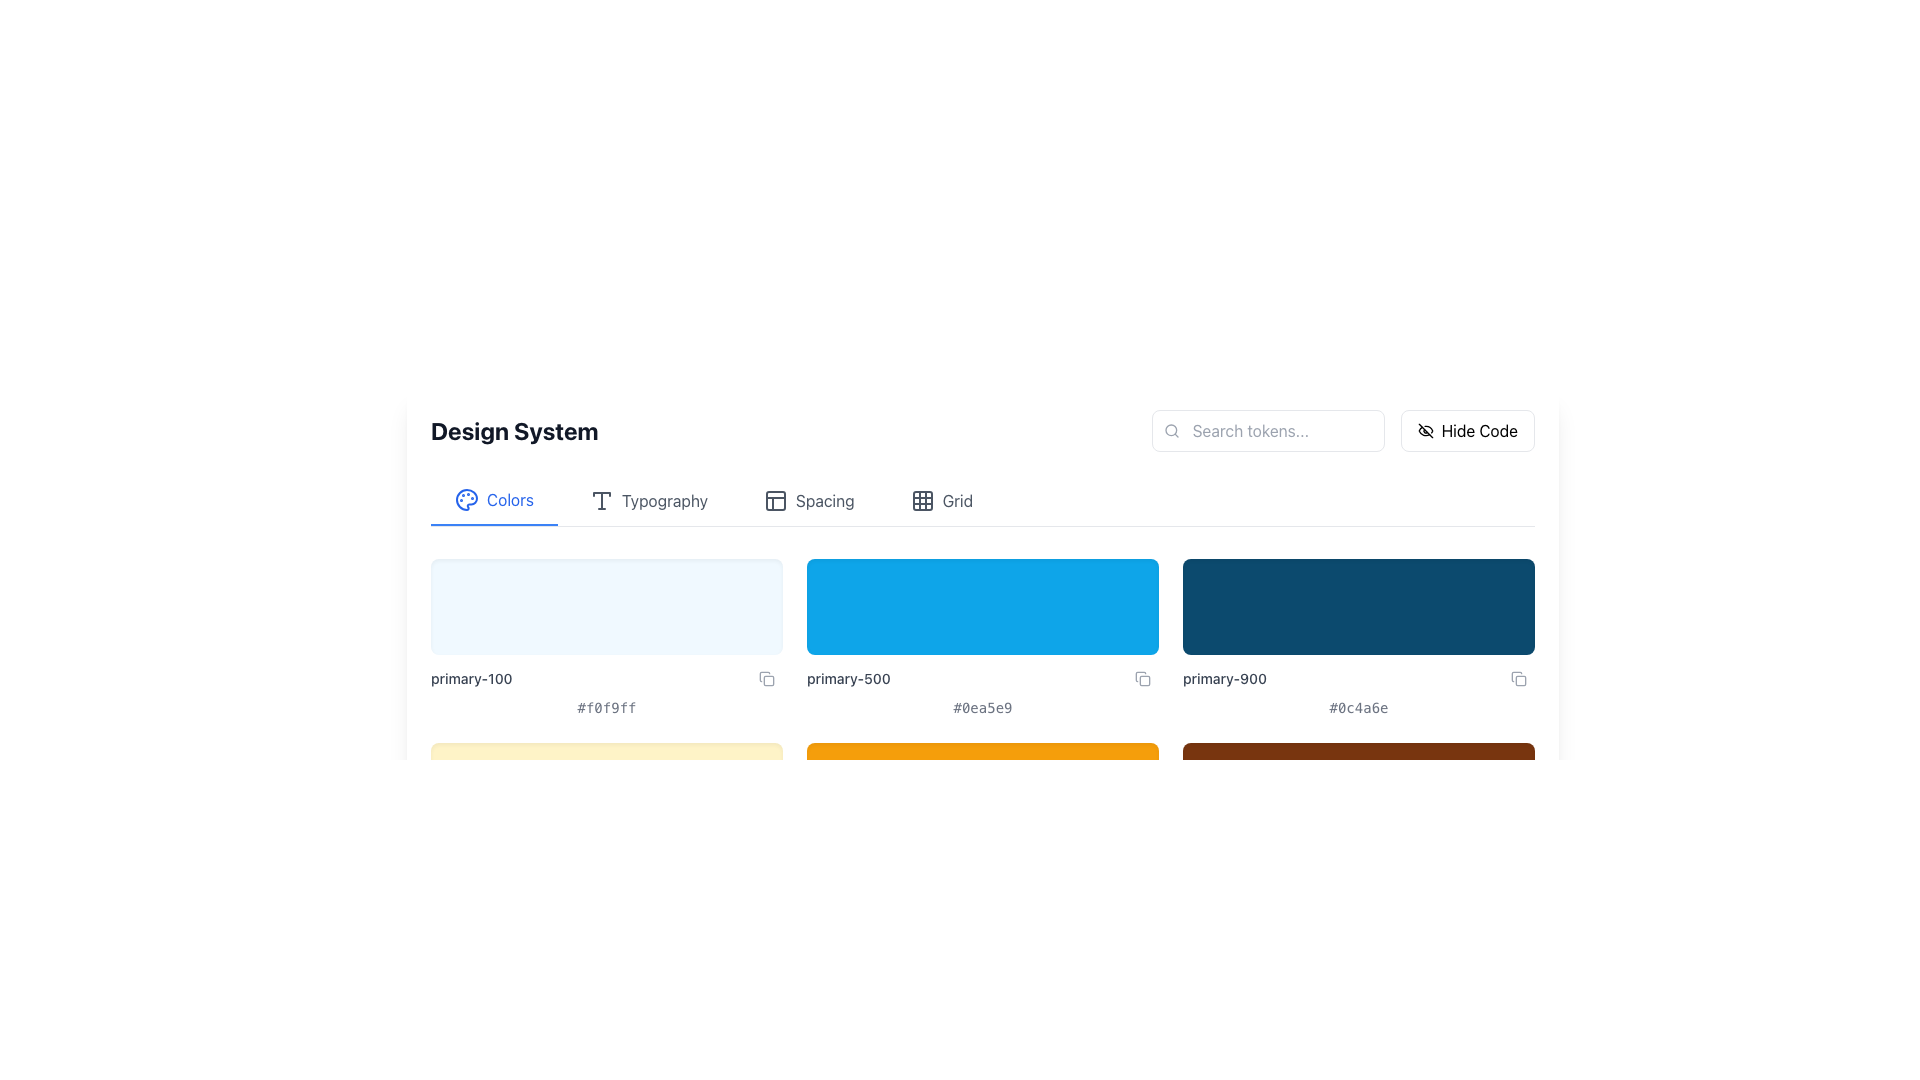  What do you see at coordinates (494, 500) in the screenshot?
I see `the 'Colors' navigation tab, which is styled with bold blue text and an active blue underline, located in the upper-left section of the interface` at bounding box center [494, 500].